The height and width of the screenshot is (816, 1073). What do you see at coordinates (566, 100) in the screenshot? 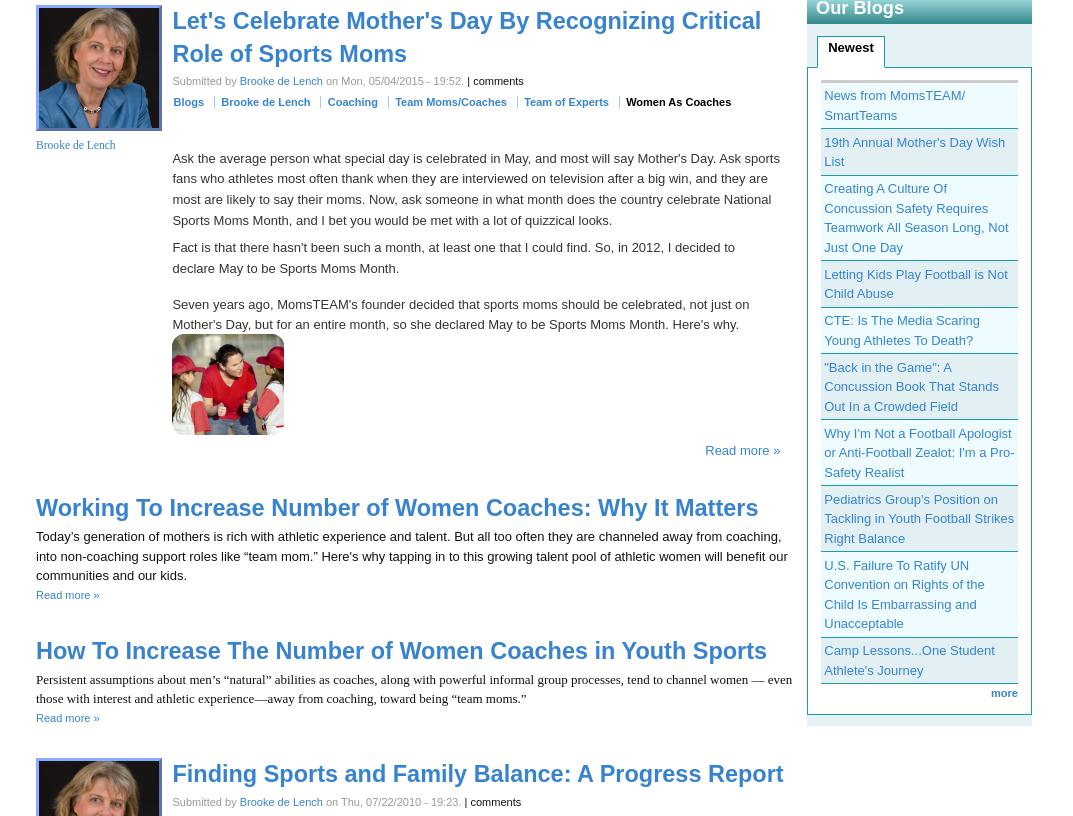
I see `'Team of Experts'` at bounding box center [566, 100].